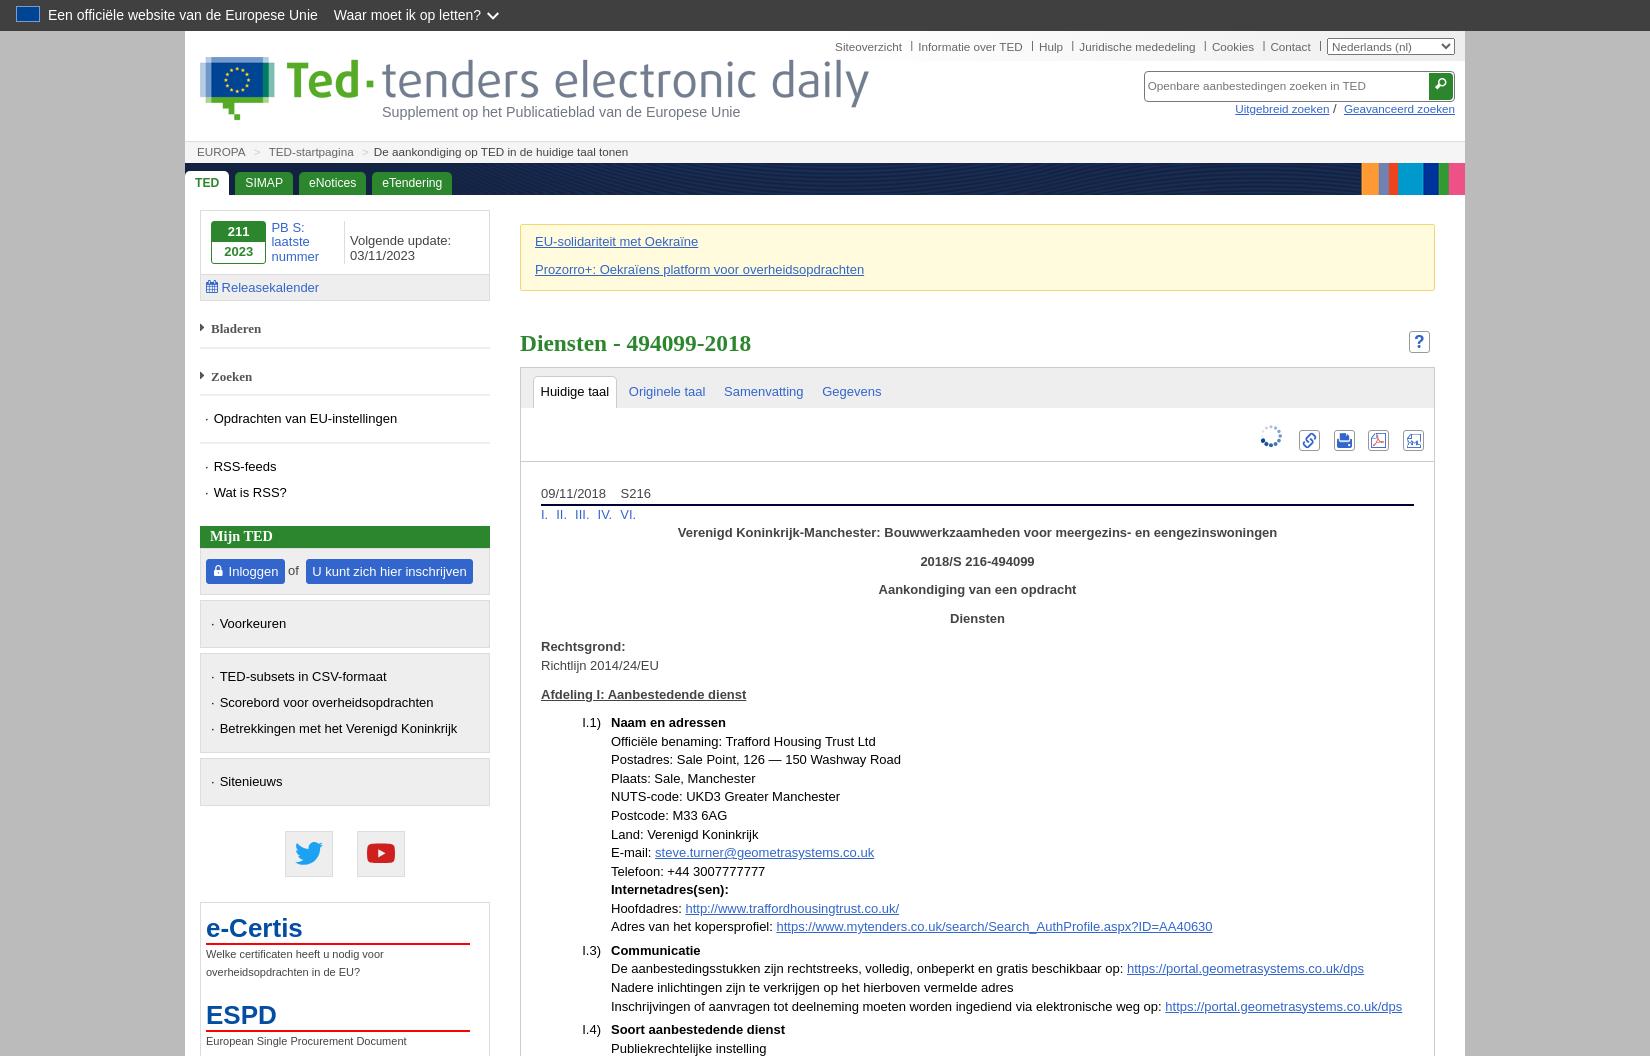  I want to click on 'Varianten worden geaccepteerd: neen', so click(609, 538).